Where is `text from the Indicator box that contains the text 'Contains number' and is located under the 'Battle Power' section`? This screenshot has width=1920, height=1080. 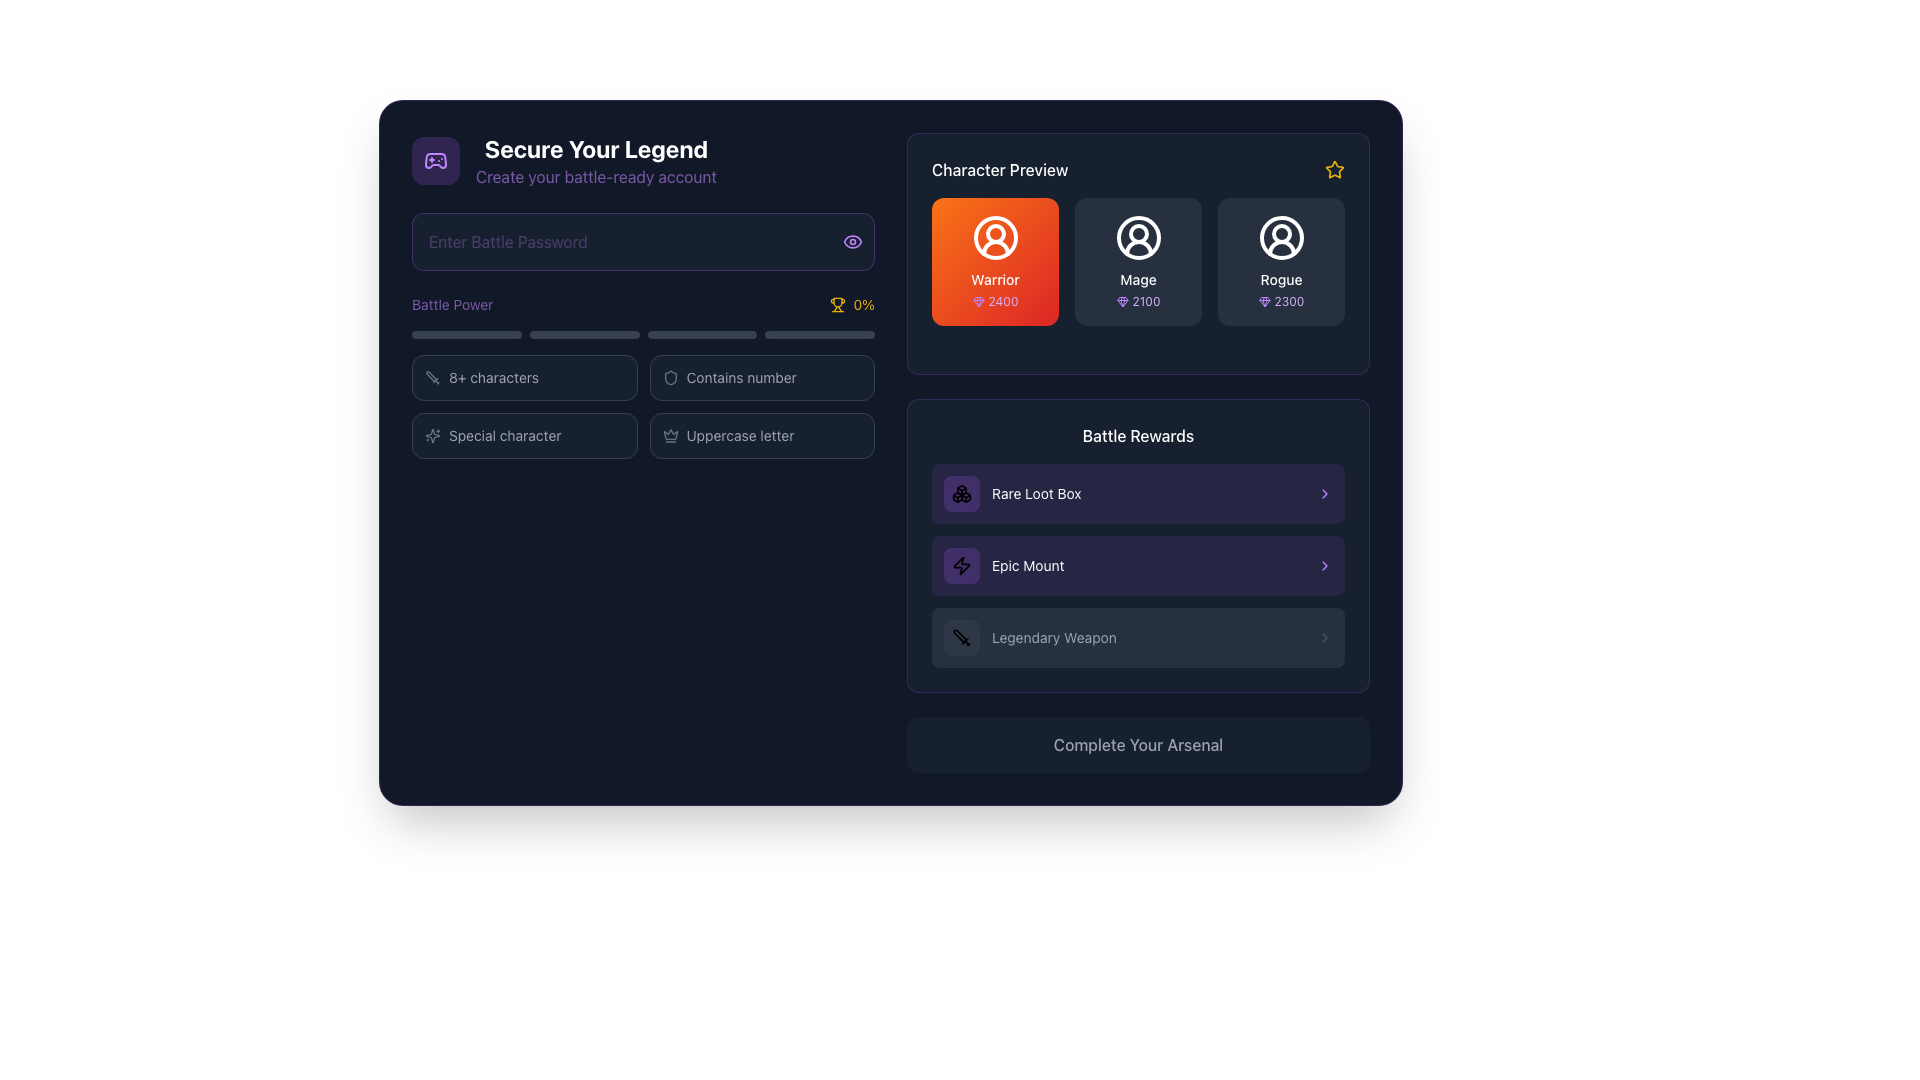 text from the Indicator box that contains the text 'Contains number' and is located under the 'Battle Power' section is located at coordinates (761, 378).